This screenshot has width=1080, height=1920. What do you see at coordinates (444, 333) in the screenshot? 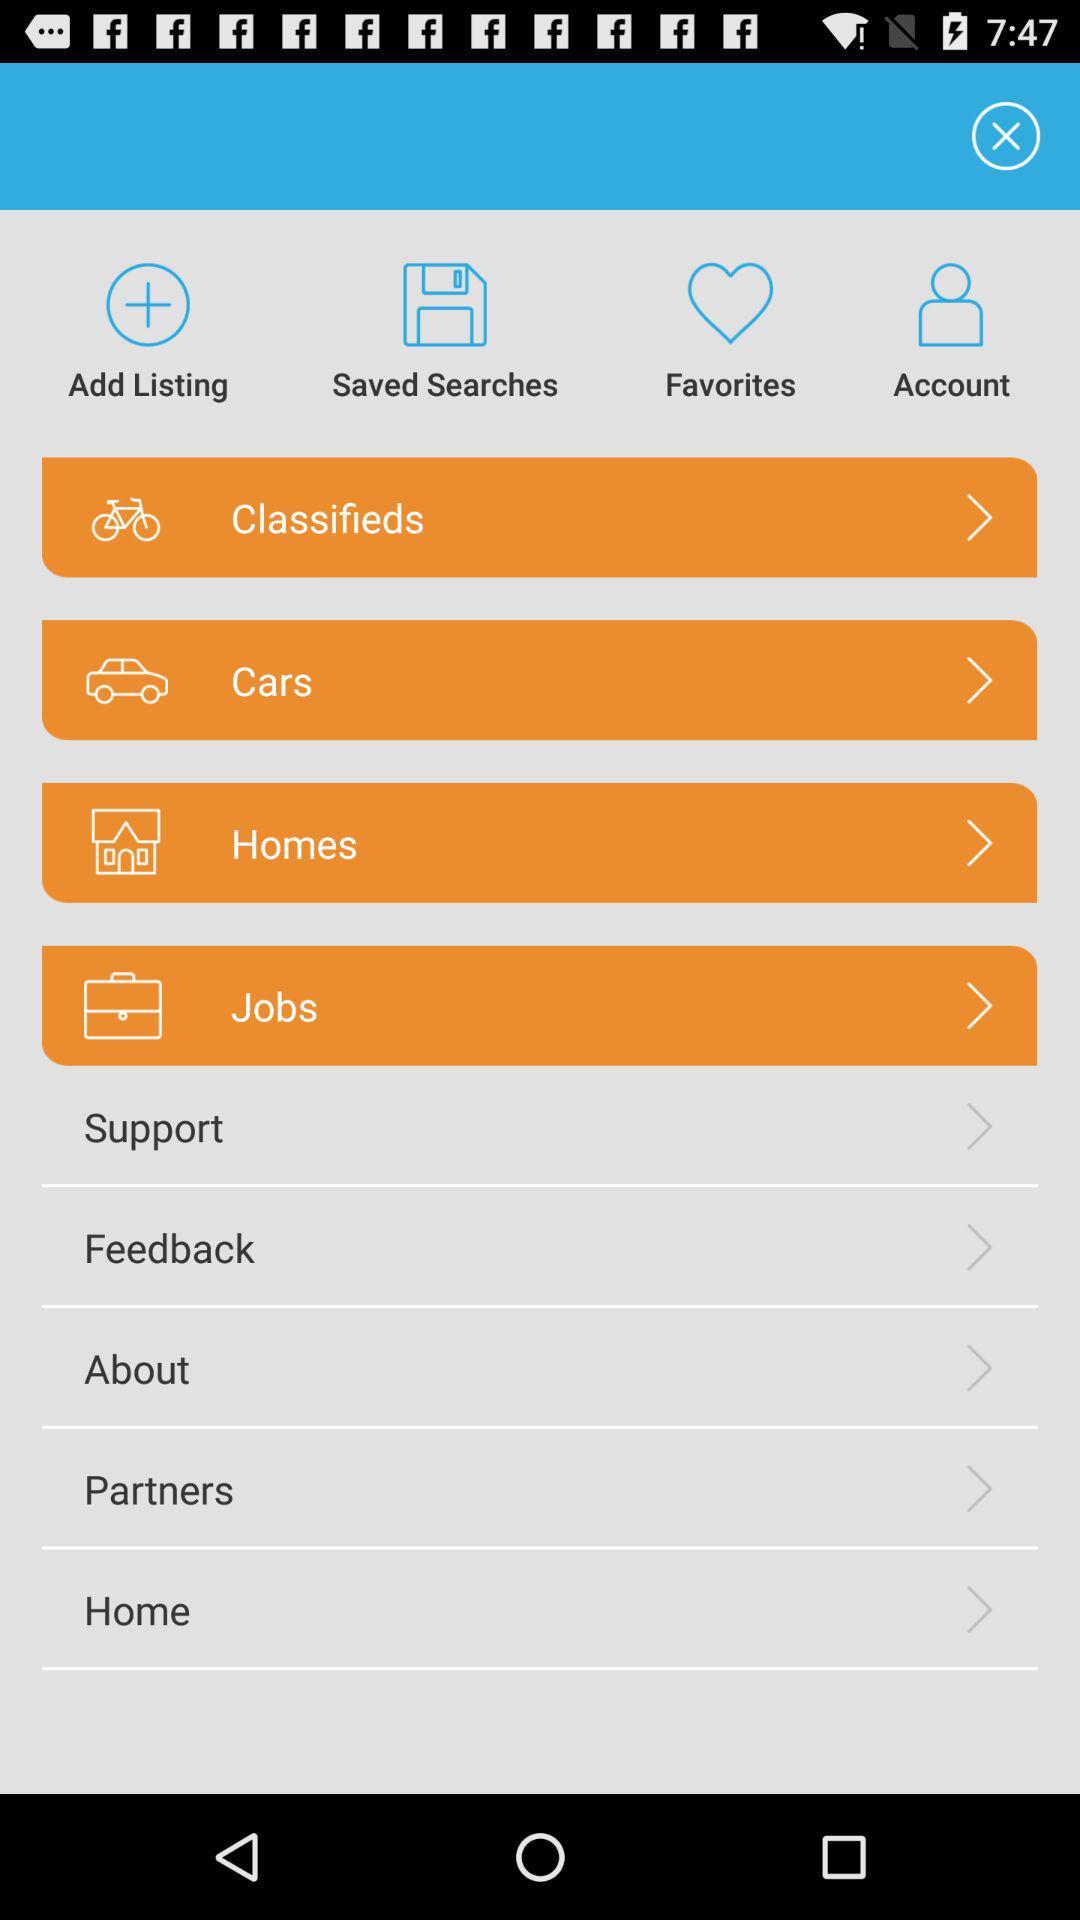
I see `icon above classifieds` at bounding box center [444, 333].